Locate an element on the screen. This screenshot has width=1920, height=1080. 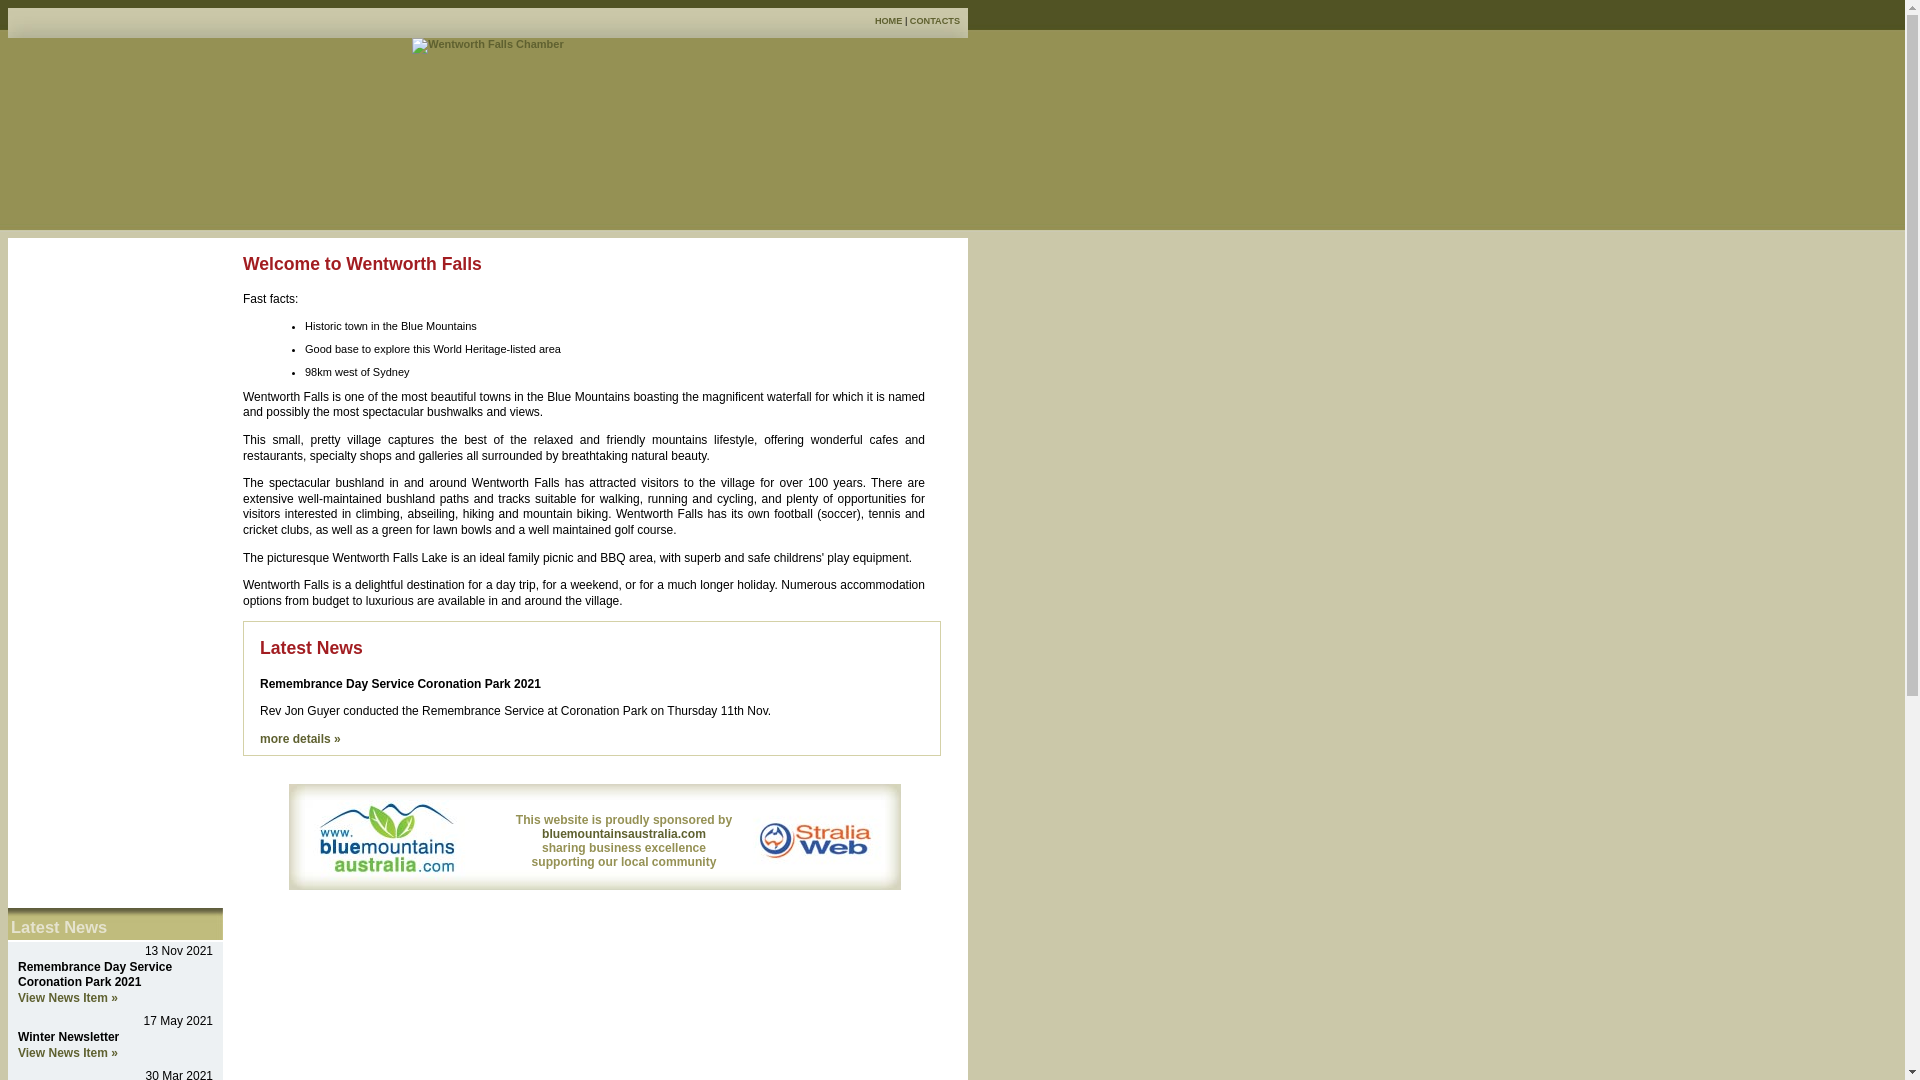
'CONTACTS' is located at coordinates (934, 20).